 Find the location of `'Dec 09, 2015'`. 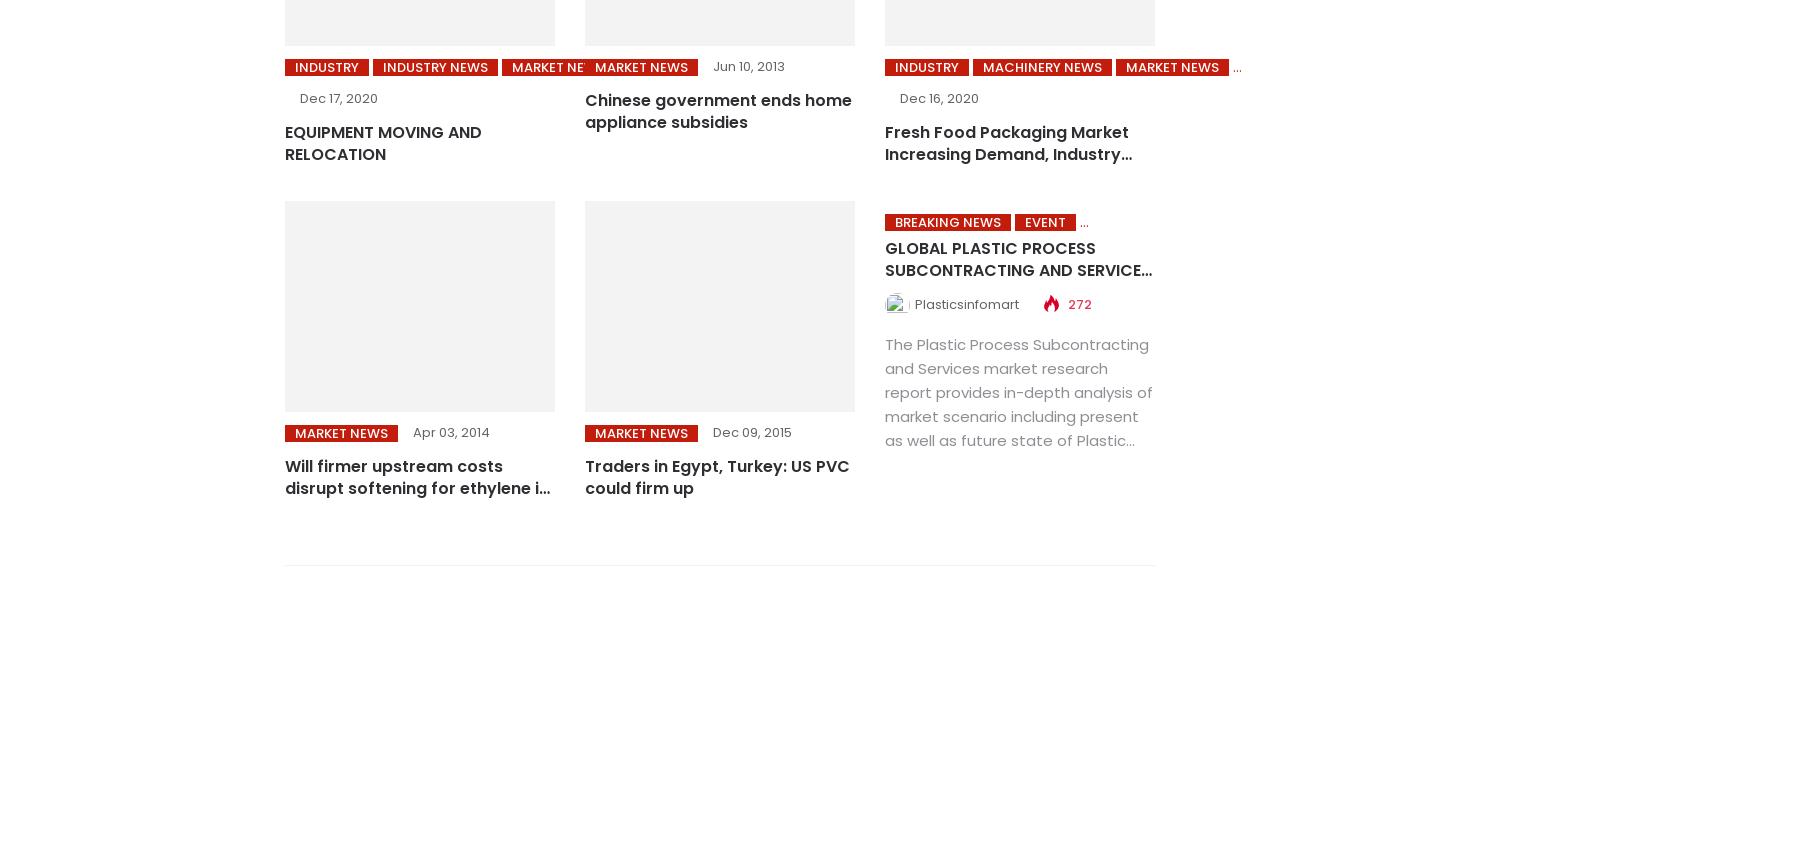

'Dec 09, 2015' is located at coordinates (750, 431).